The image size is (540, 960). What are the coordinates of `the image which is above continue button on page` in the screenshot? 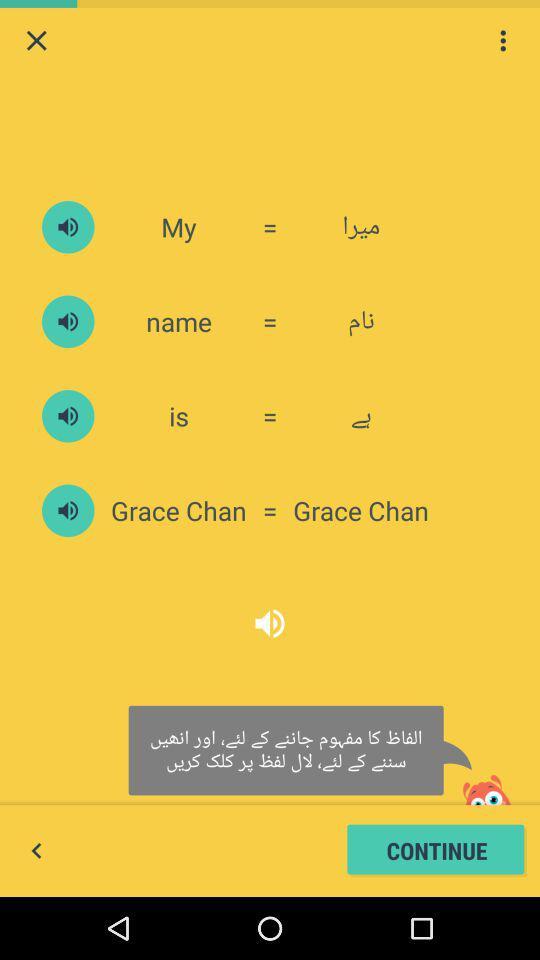 It's located at (485, 783).